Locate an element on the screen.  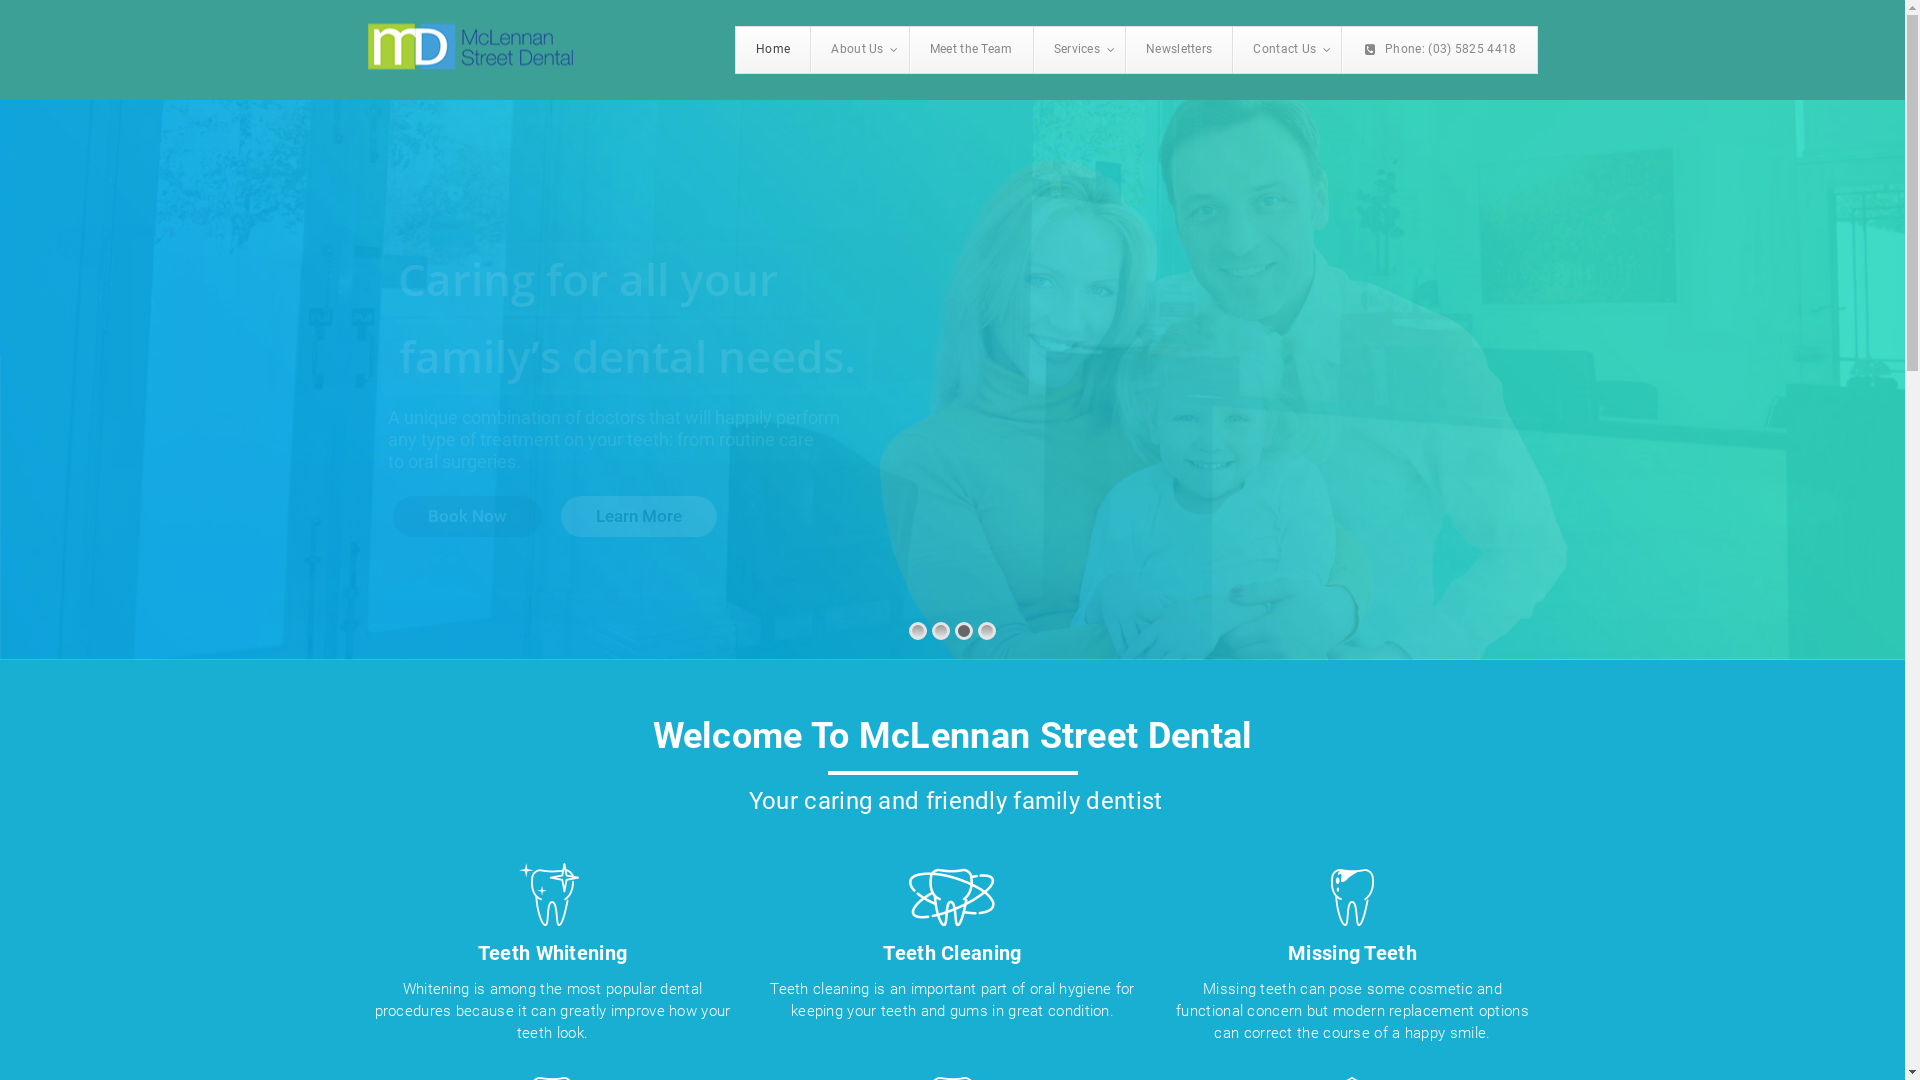
'Services' is located at coordinates (1078, 49).